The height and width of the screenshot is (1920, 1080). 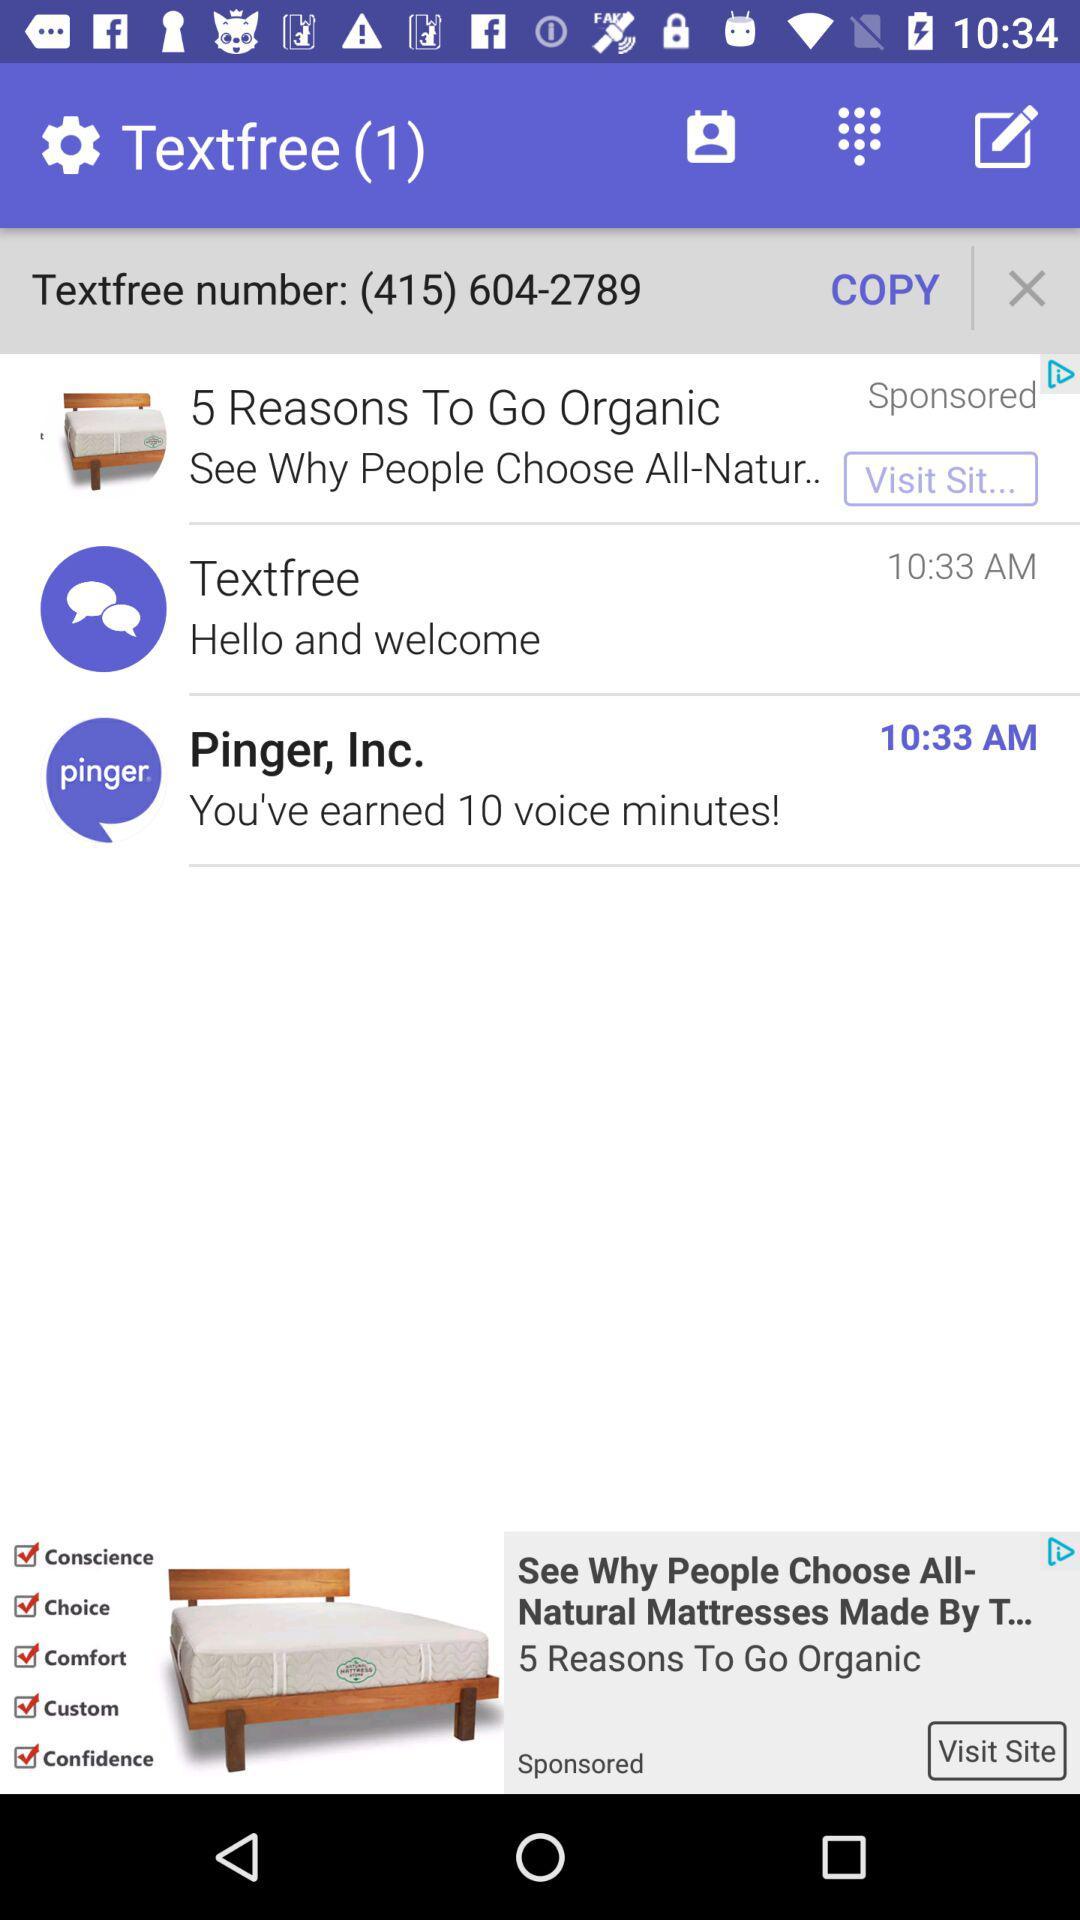 I want to click on the close icon, so click(x=1027, y=287).